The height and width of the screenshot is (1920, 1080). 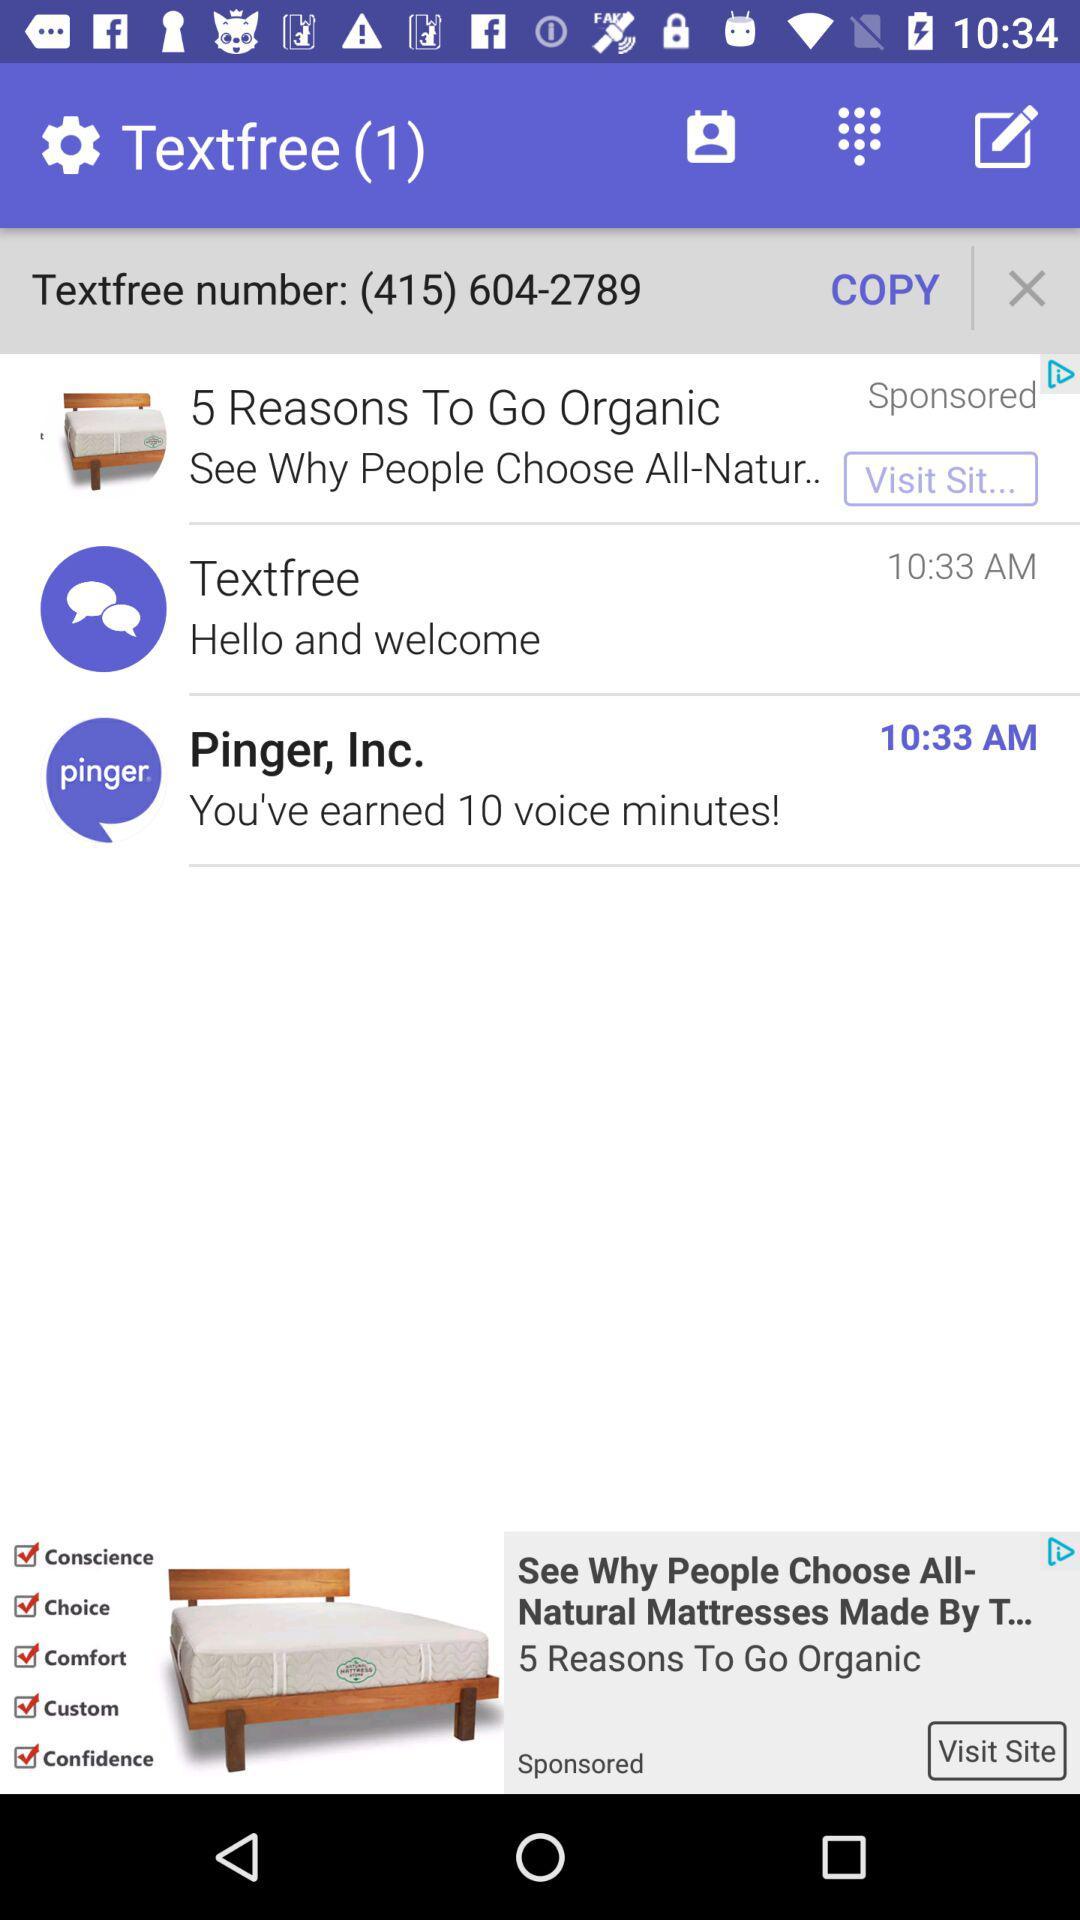 I want to click on the close icon, so click(x=1027, y=287).